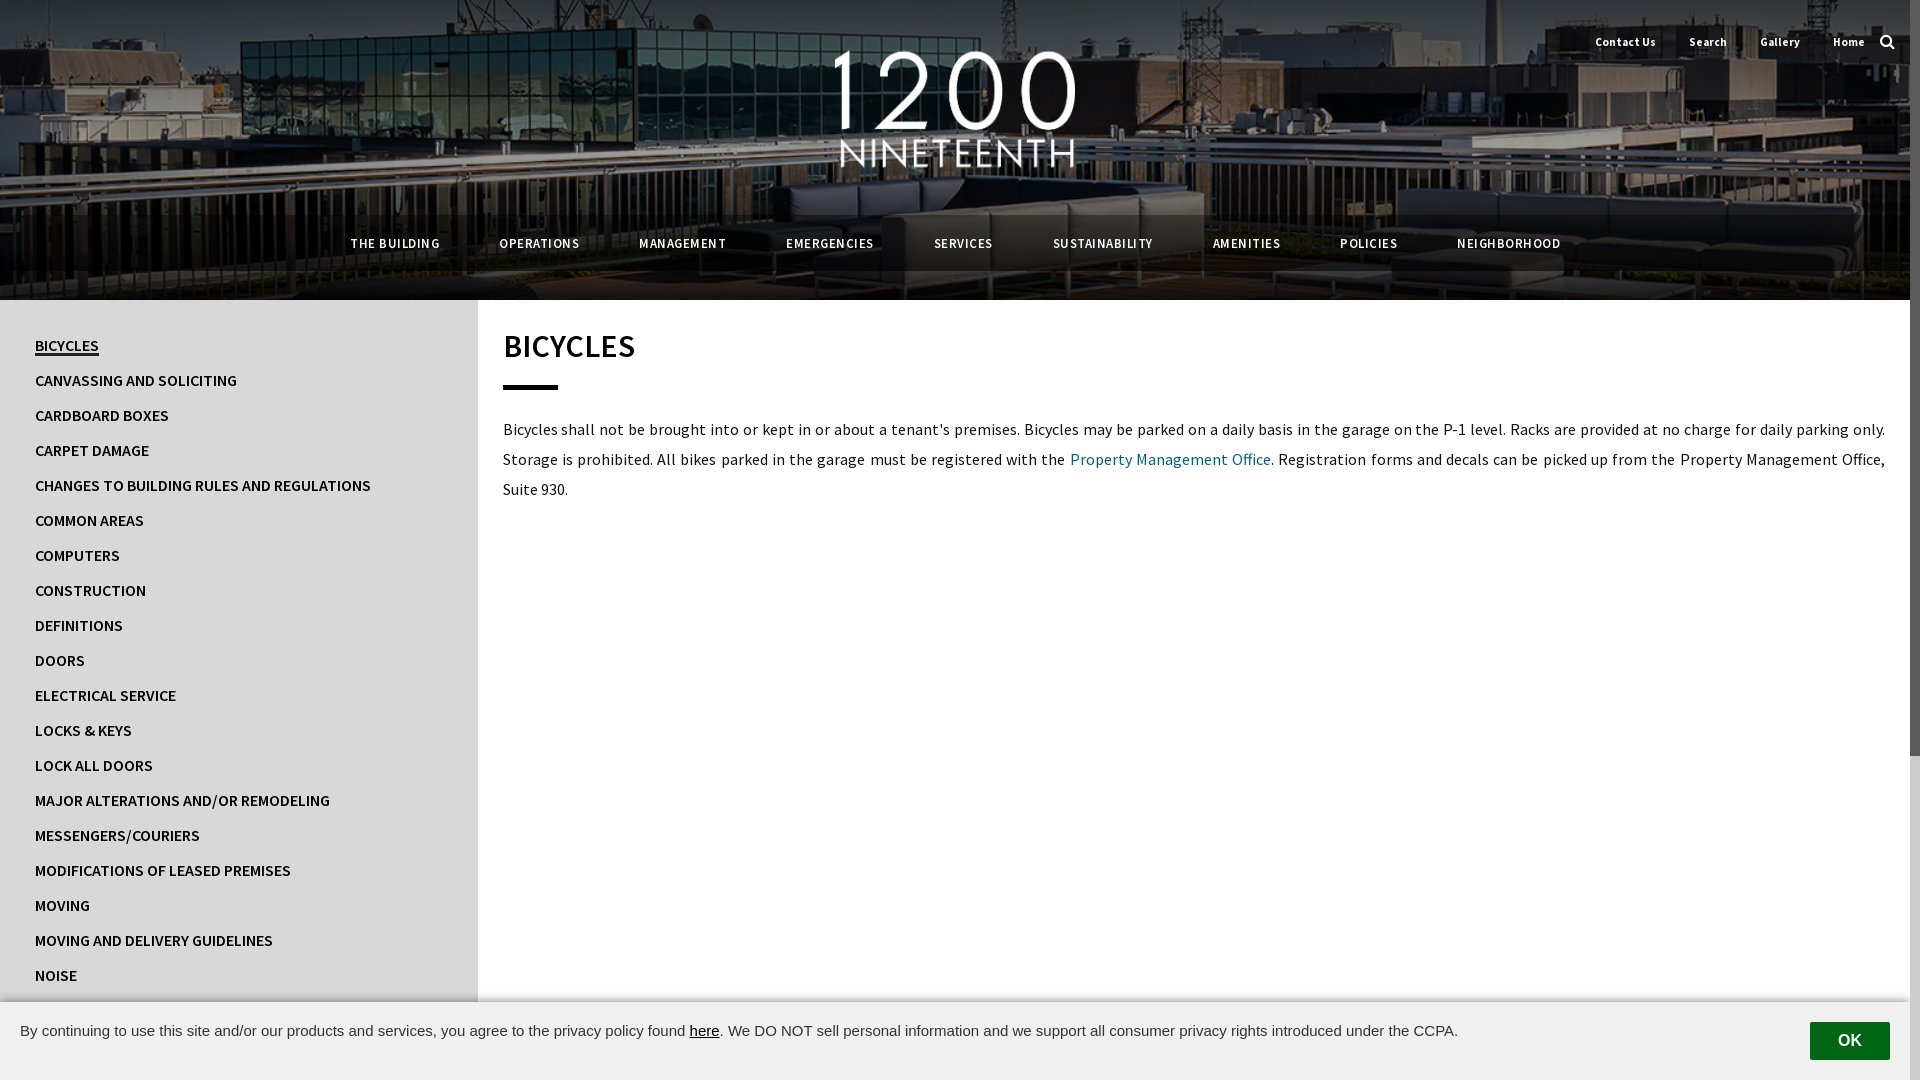 This screenshot has height=1080, width=1920. I want to click on 'MOVING AND DELIVERY GUIDELINES', so click(34, 940).